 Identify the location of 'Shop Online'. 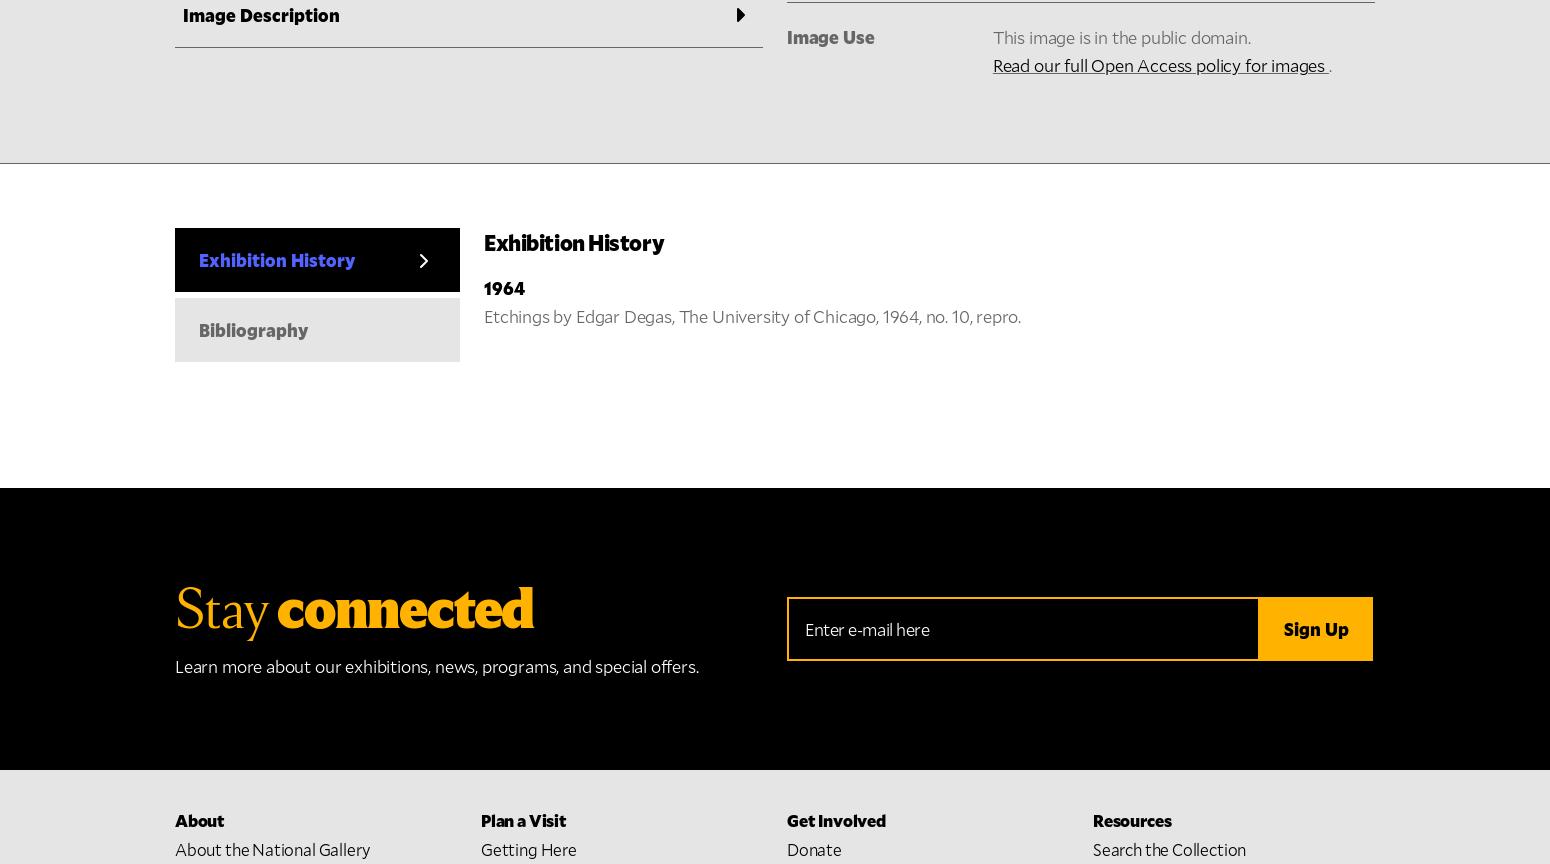
(829, 385).